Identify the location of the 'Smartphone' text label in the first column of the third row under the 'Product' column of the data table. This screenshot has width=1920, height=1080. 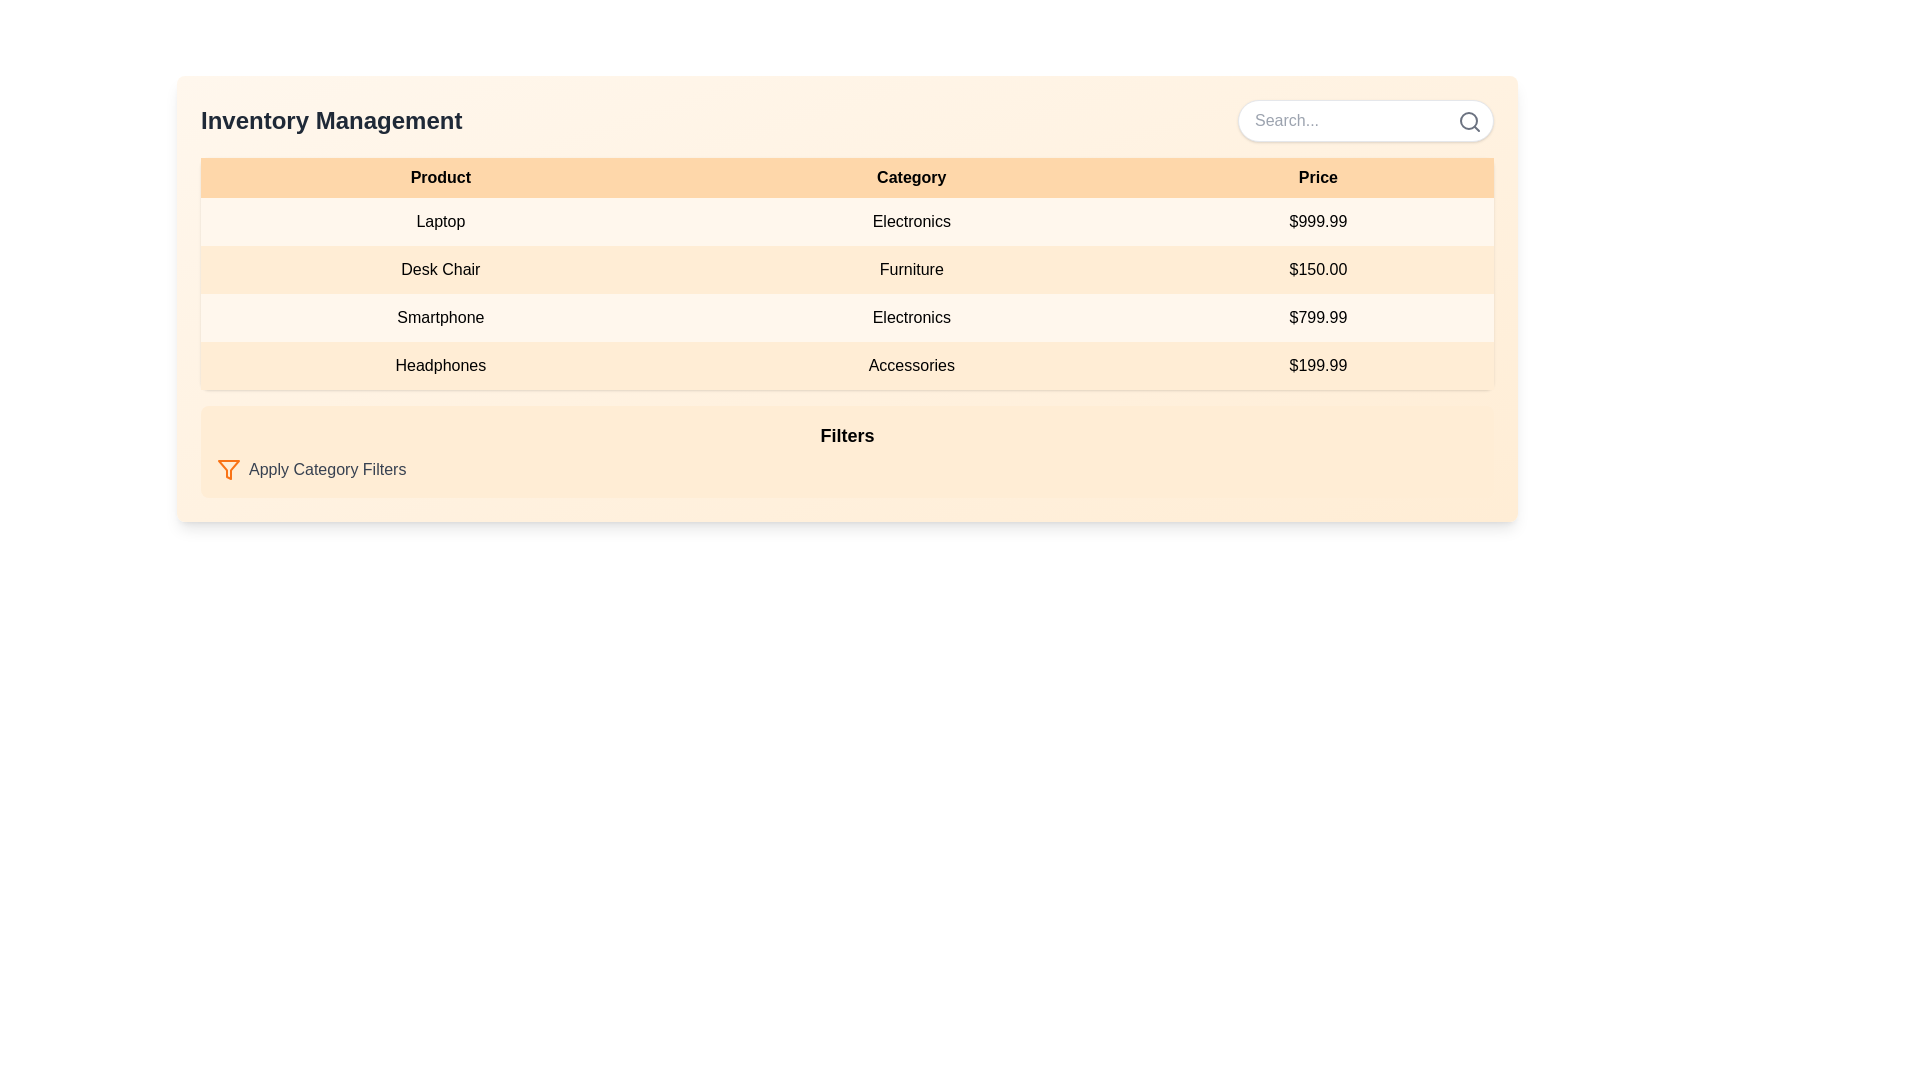
(439, 316).